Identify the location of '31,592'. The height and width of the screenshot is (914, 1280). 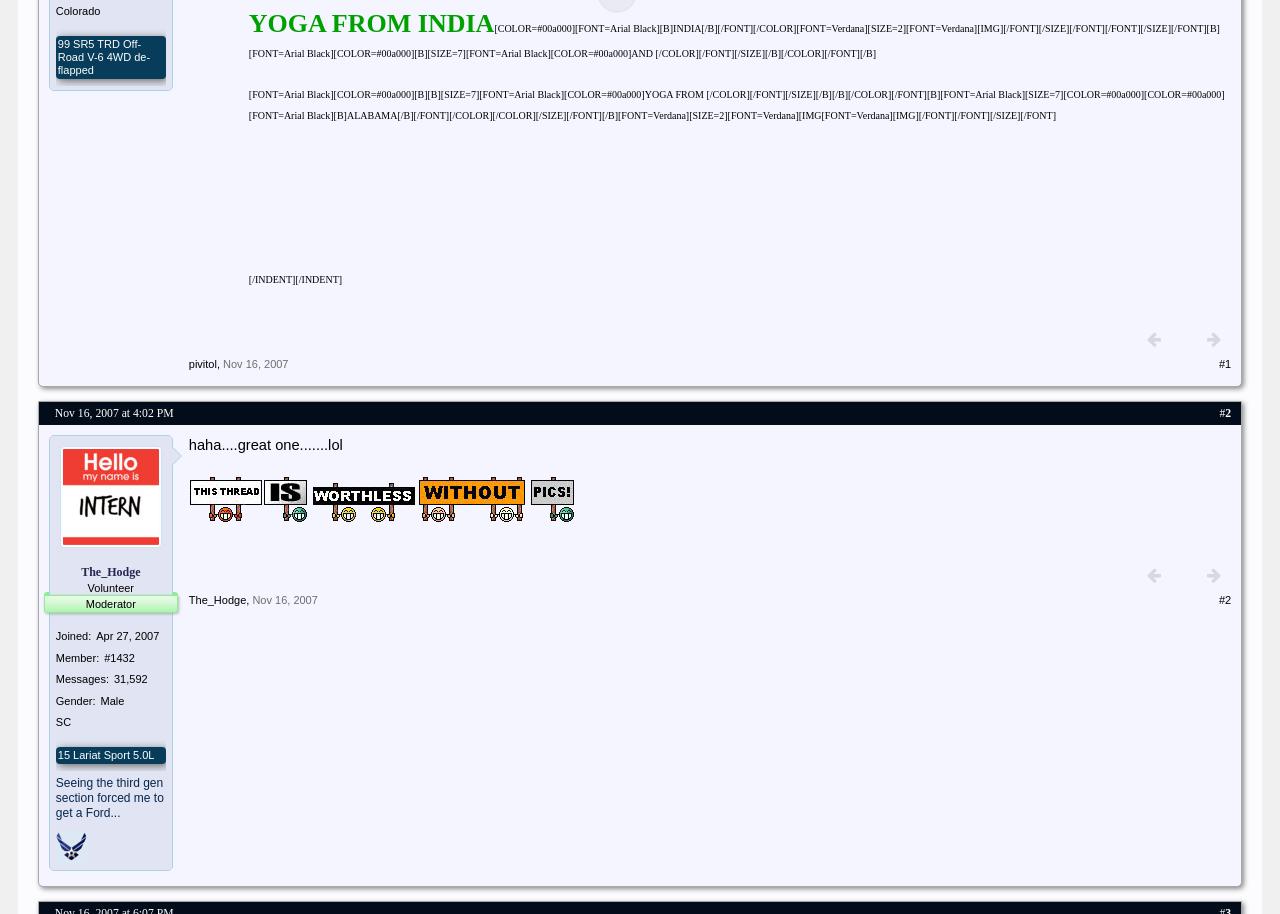
(129, 679).